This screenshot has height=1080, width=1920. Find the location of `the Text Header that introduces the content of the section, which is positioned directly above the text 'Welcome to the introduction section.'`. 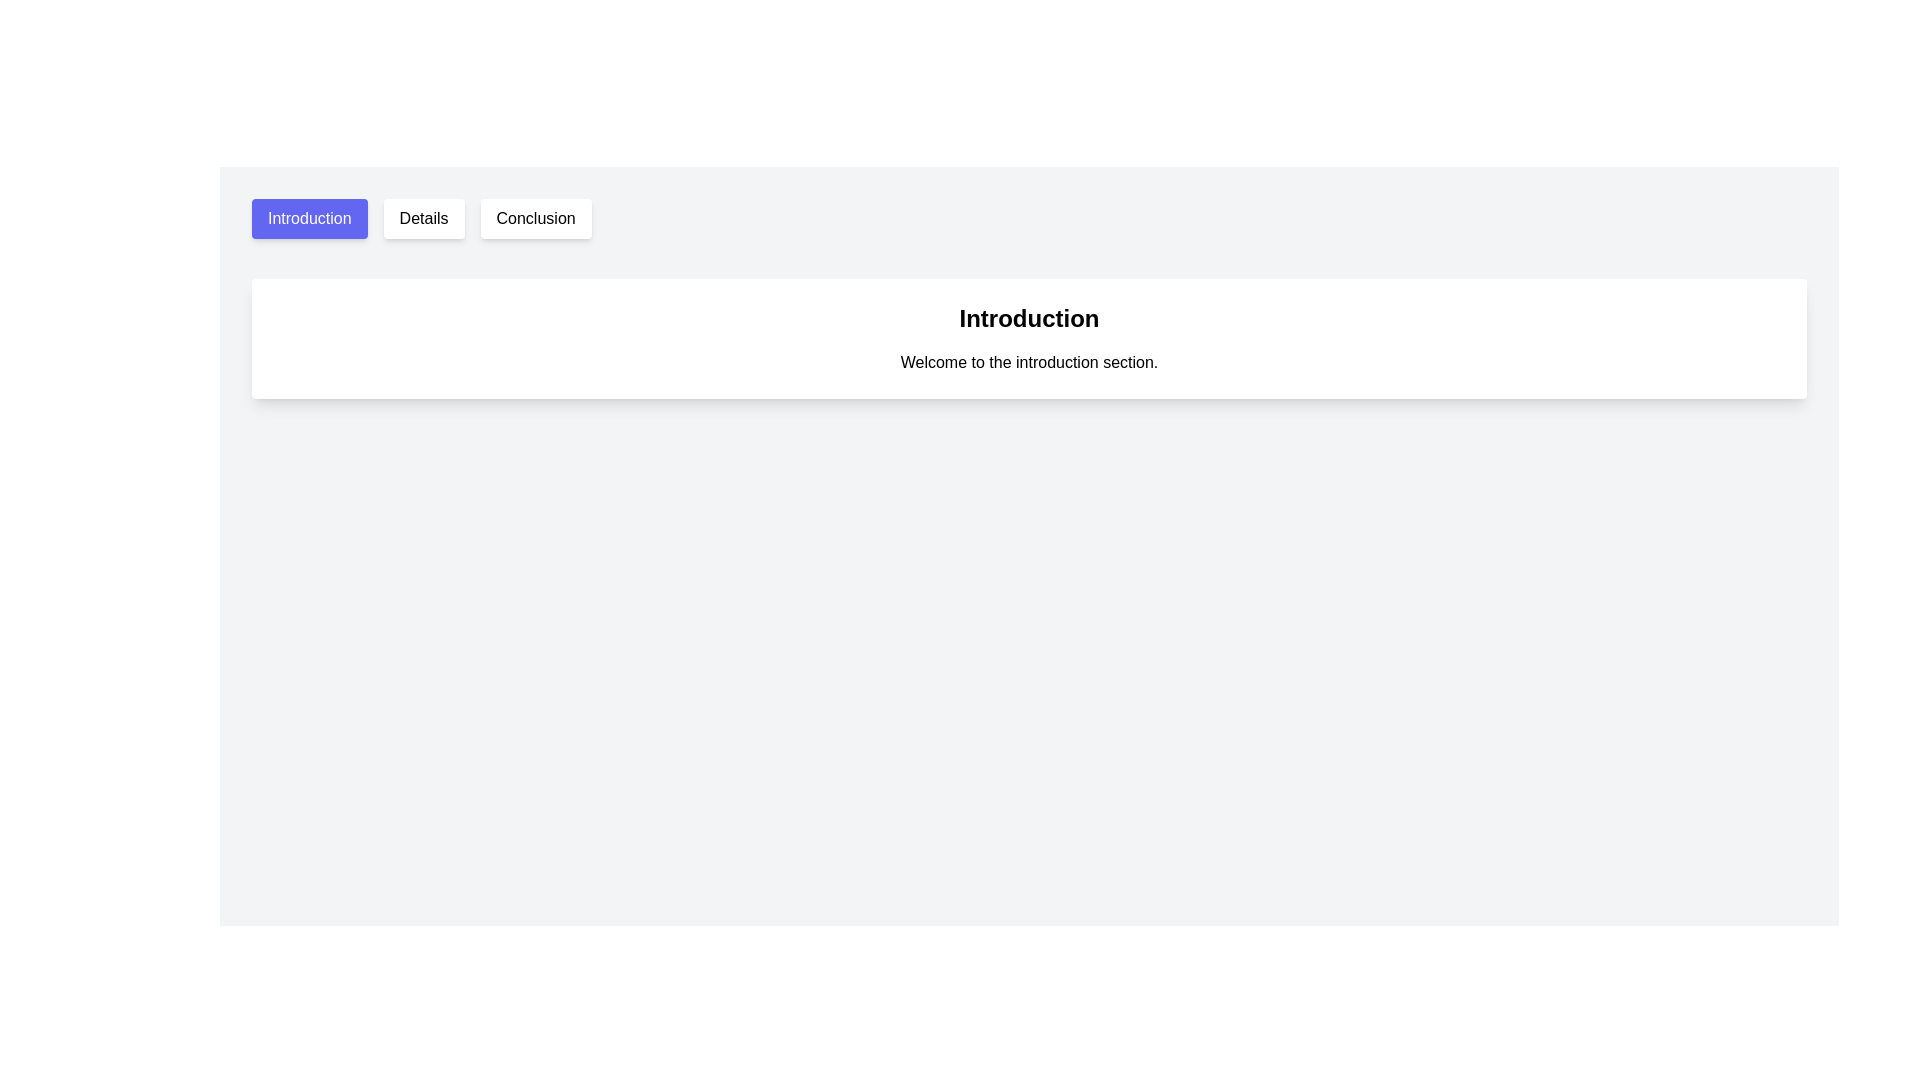

the Text Header that introduces the content of the section, which is positioned directly above the text 'Welcome to the introduction section.' is located at coordinates (1029, 318).